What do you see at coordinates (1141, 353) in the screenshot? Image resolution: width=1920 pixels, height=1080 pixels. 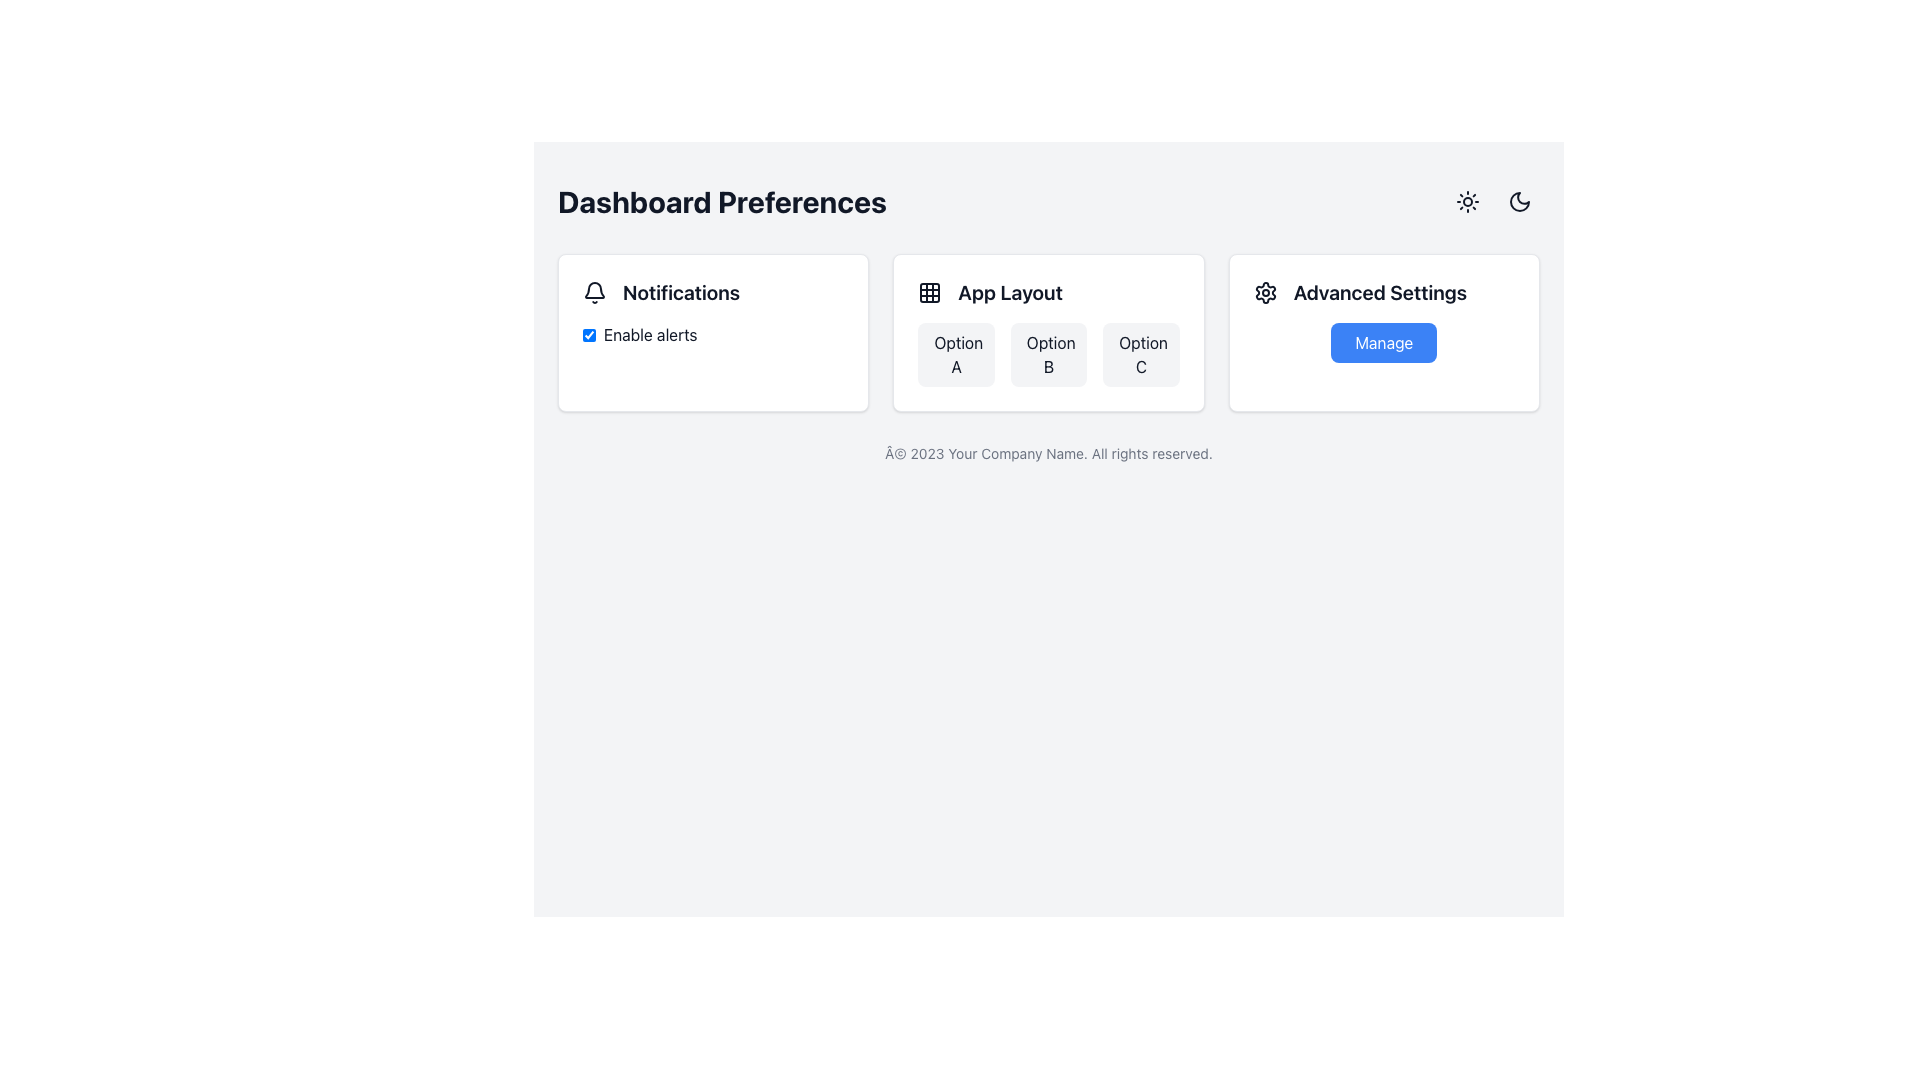 I see `the 'Option C' button, which is a rectangular button with a light gray background and bold black text` at bounding box center [1141, 353].